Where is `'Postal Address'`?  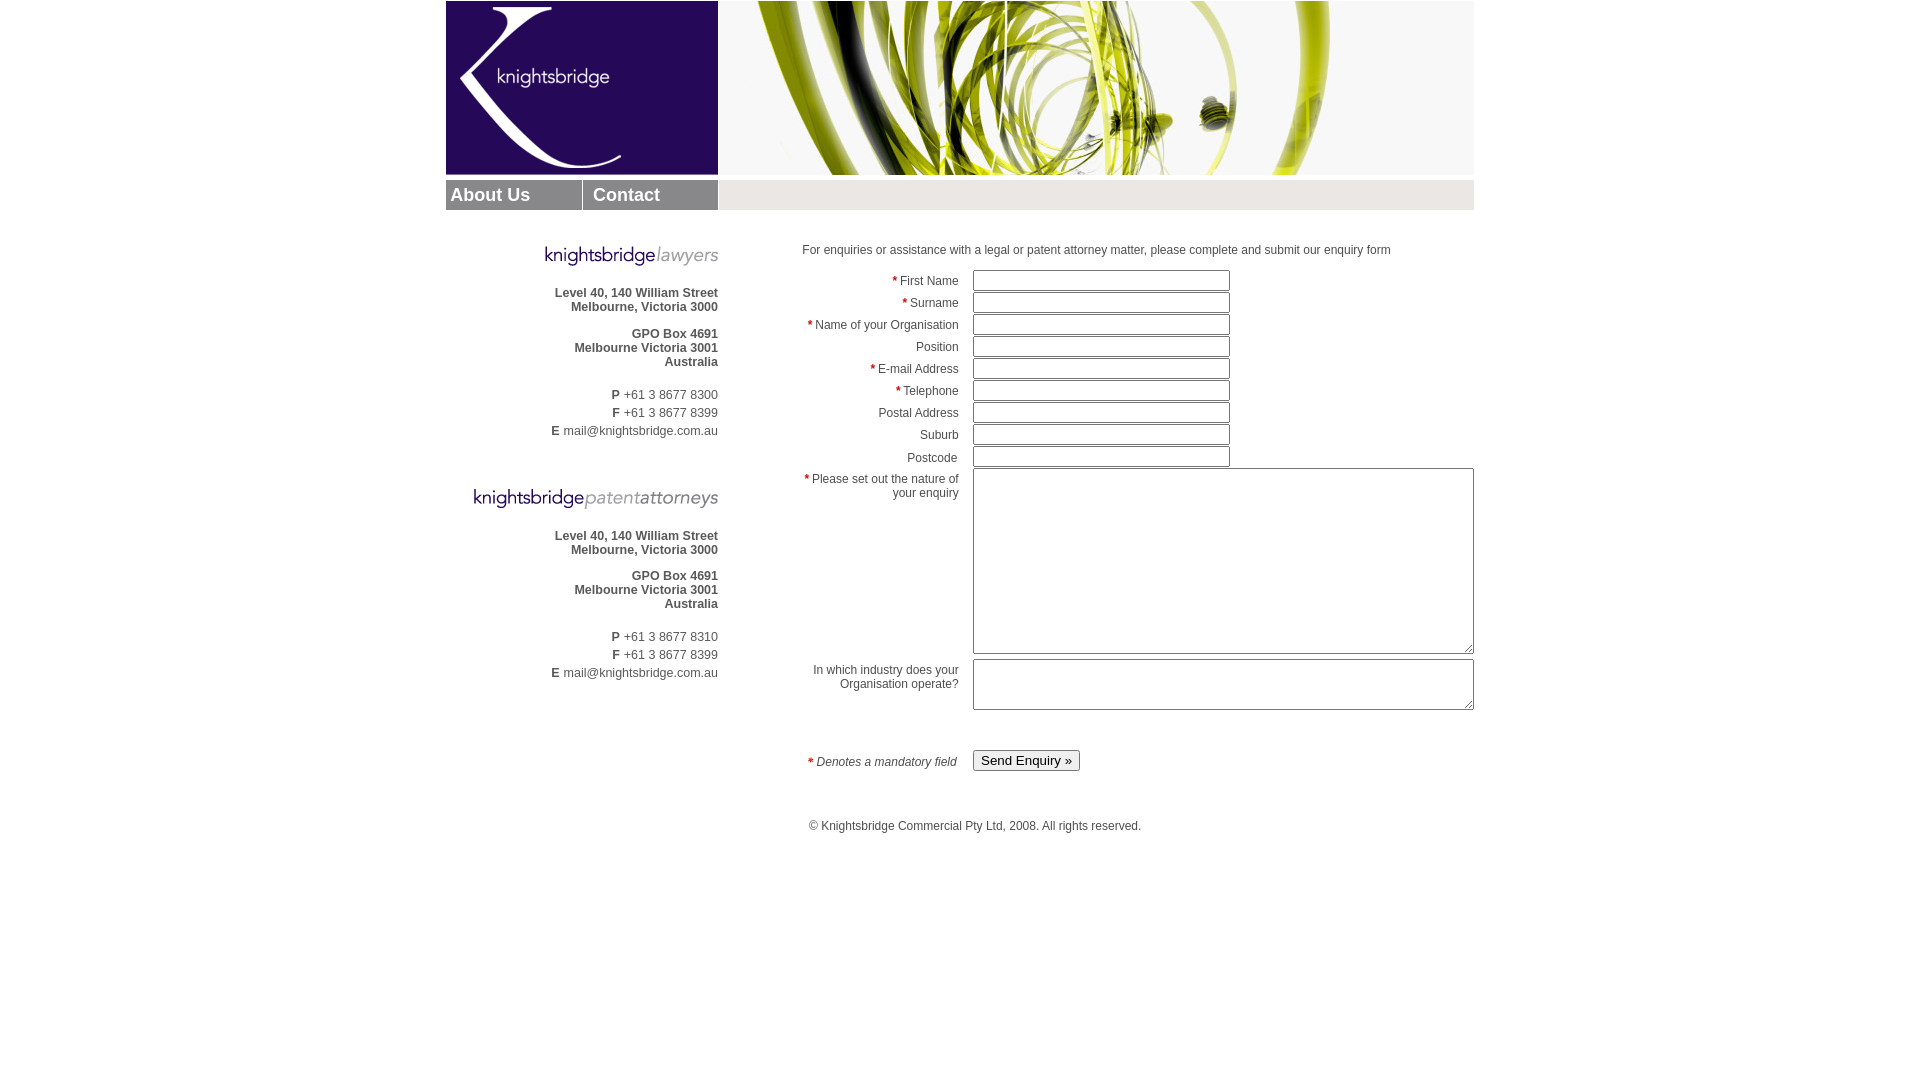 'Postal Address' is located at coordinates (1100, 433).